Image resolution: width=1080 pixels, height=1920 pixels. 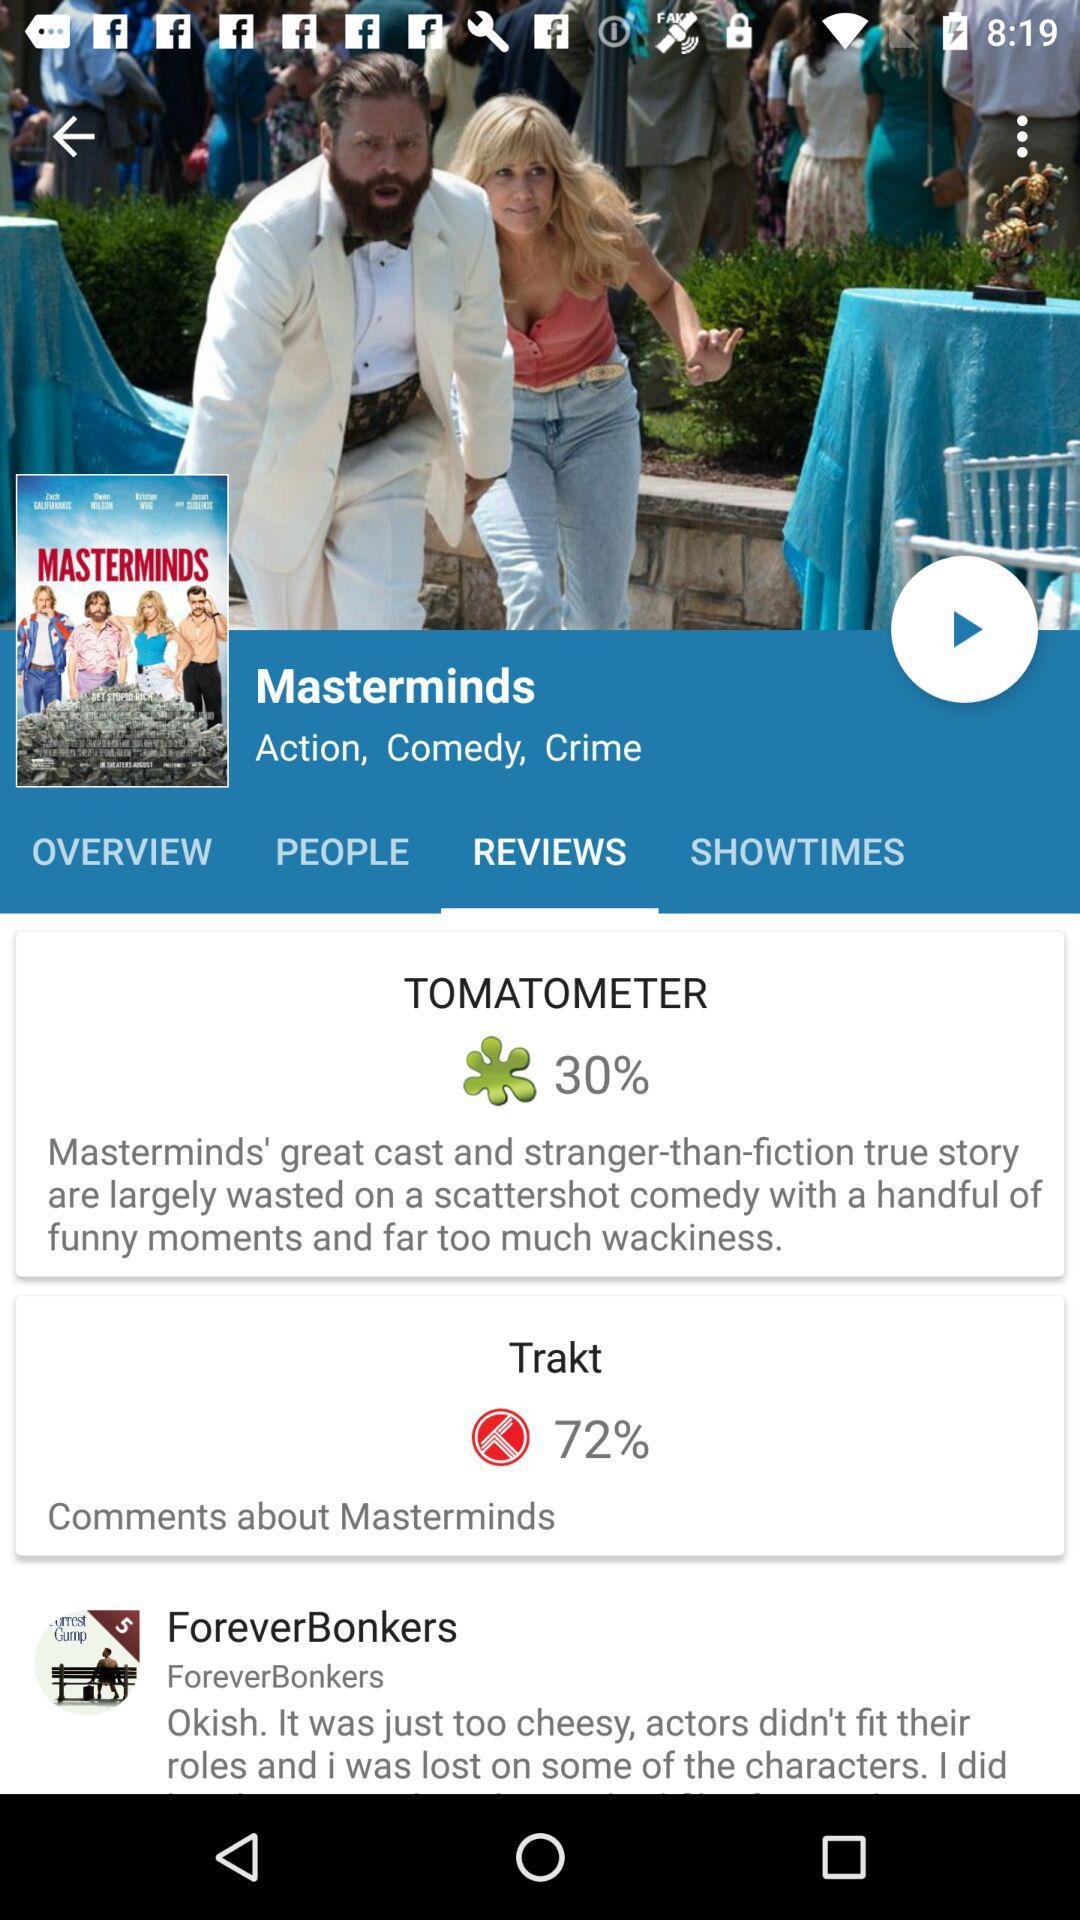 What do you see at coordinates (963, 628) in the screenshot?
I see `play` at bounding box center [963, 628].